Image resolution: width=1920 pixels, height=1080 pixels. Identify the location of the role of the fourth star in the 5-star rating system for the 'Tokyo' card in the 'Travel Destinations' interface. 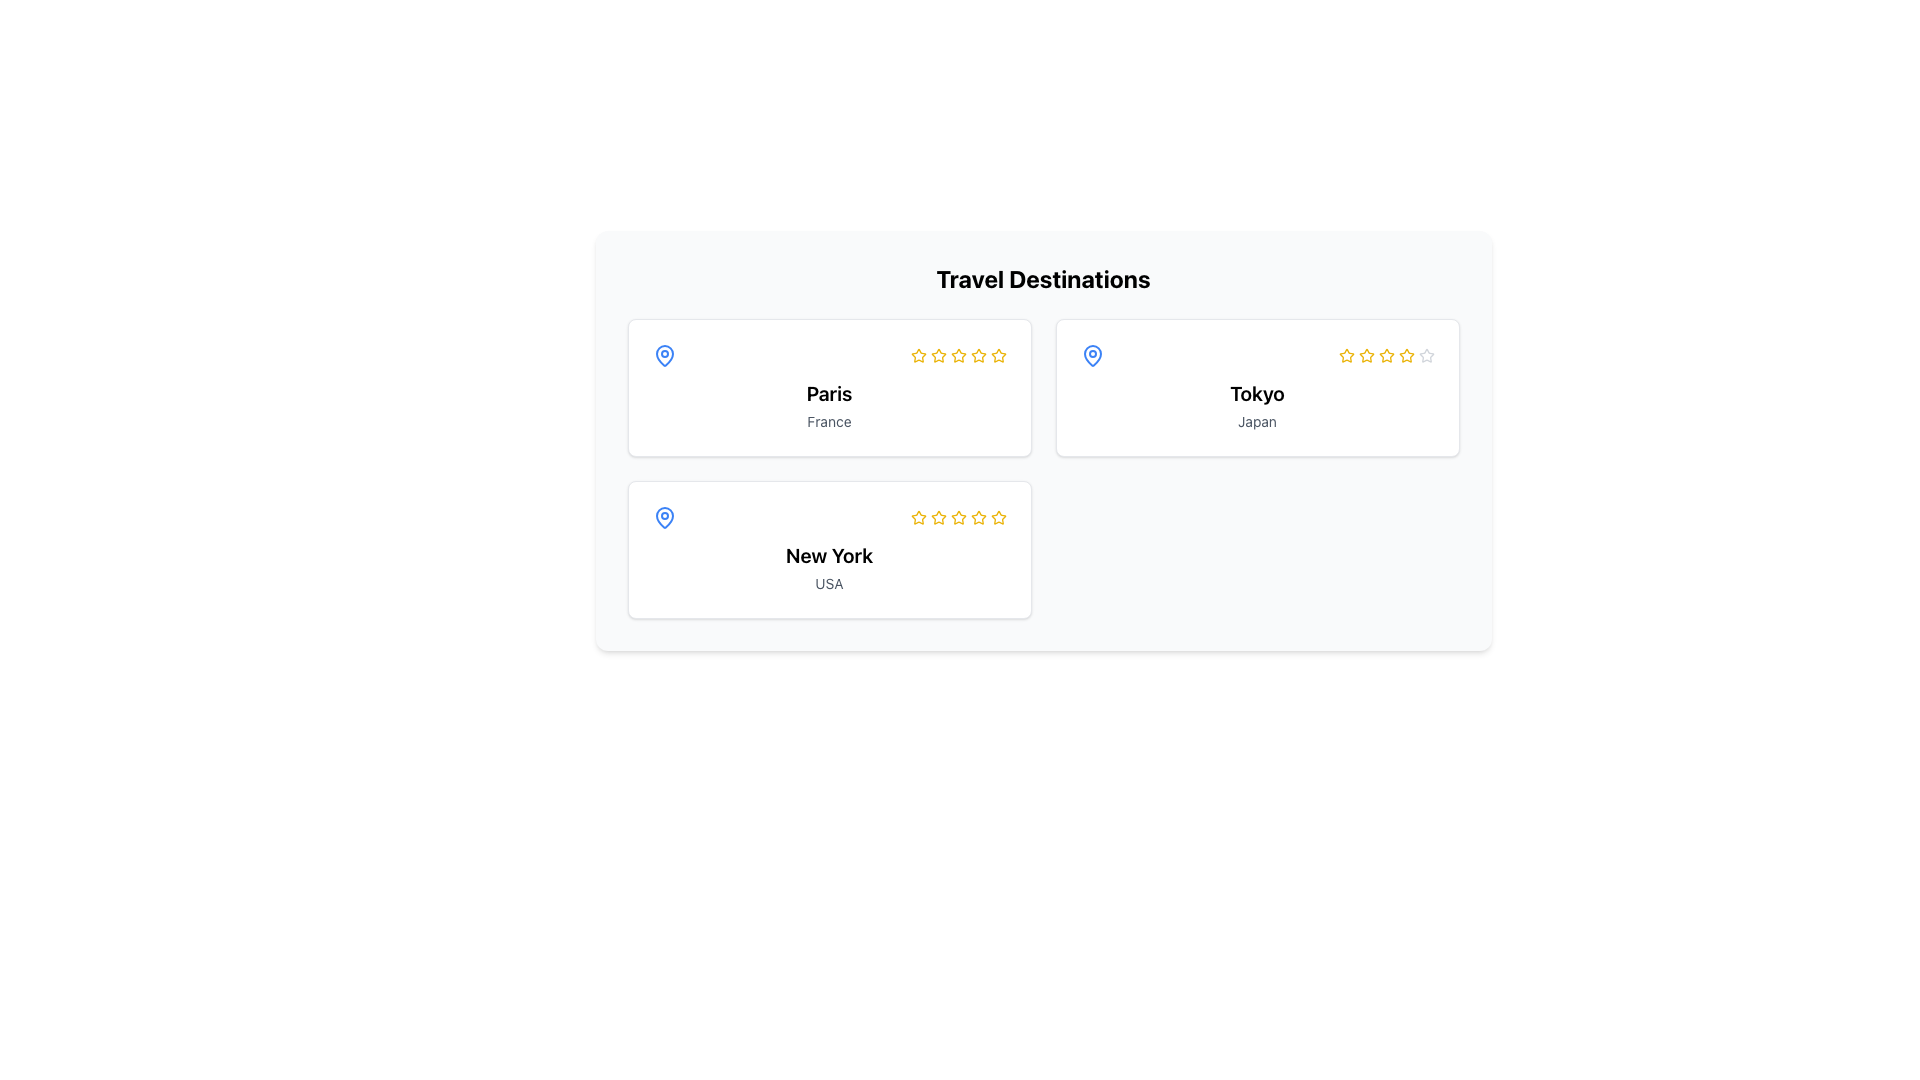
(1385, 354).